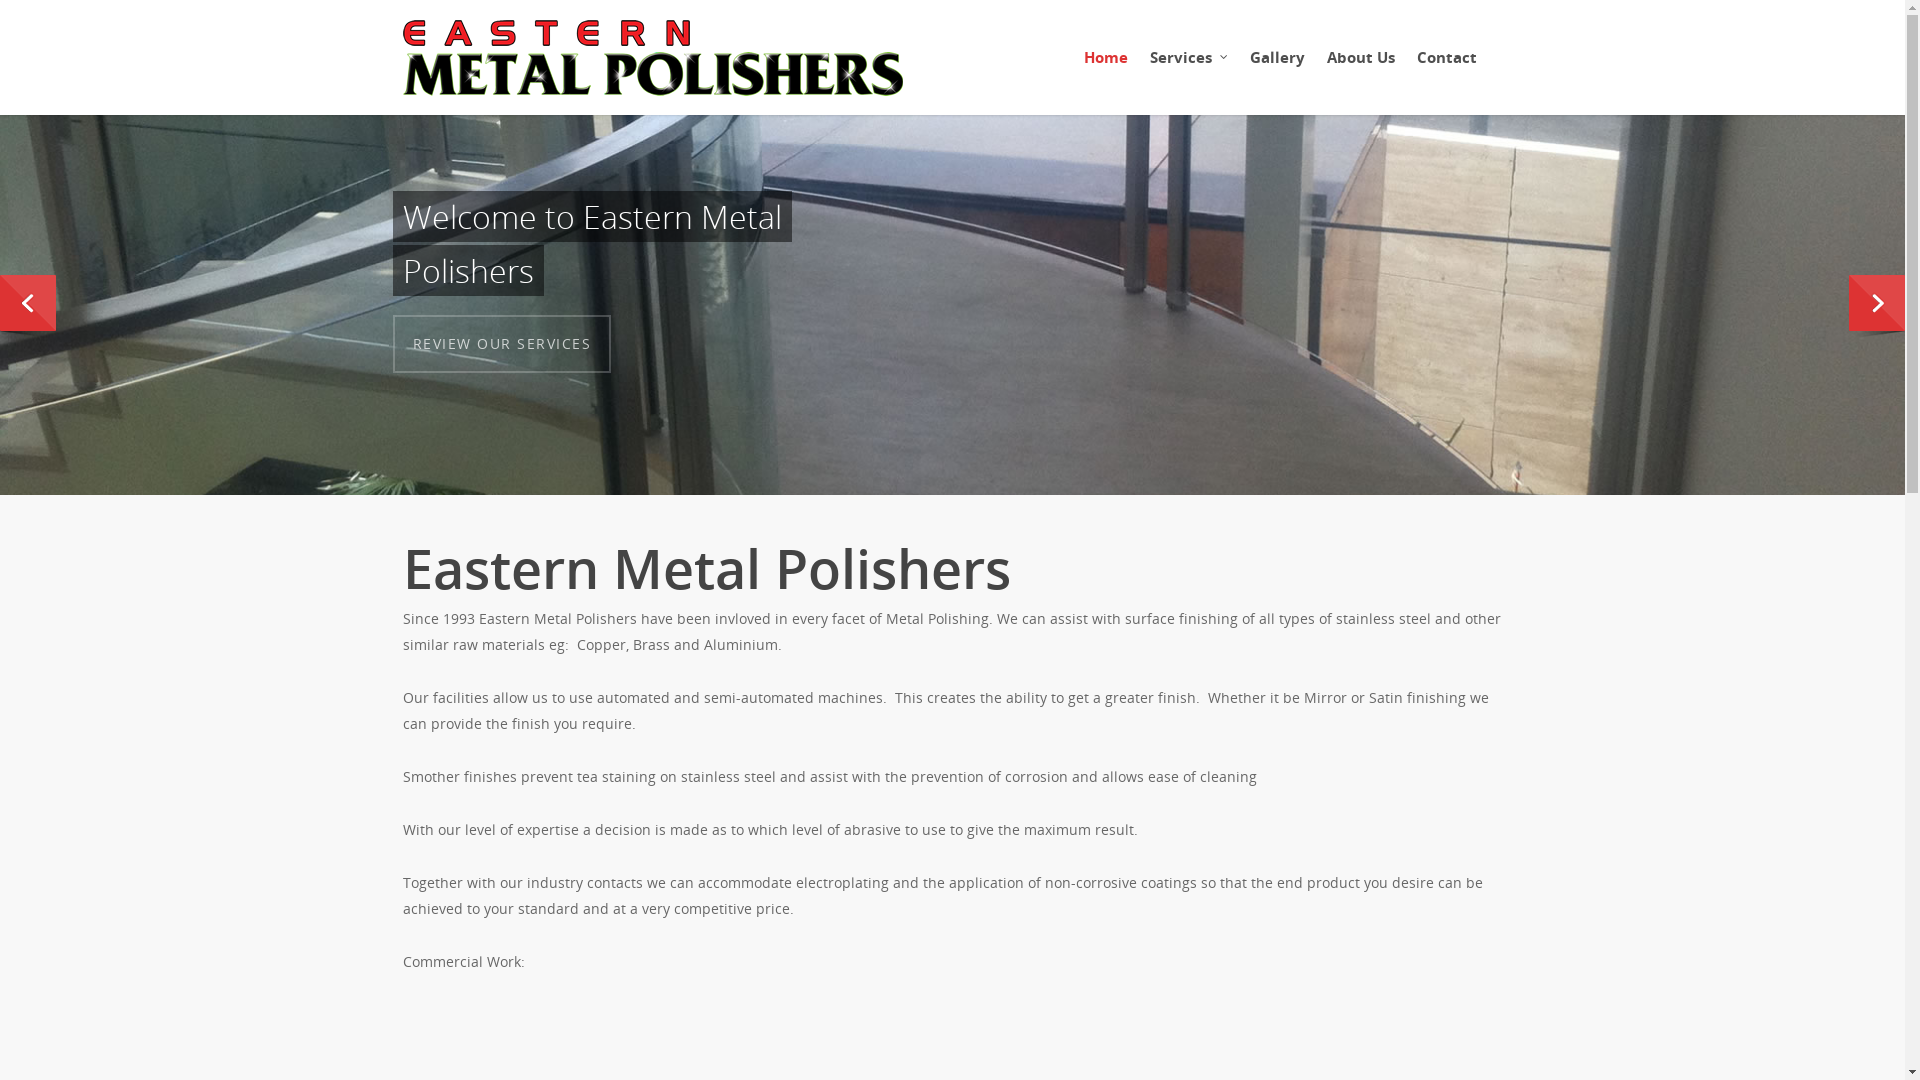 Image resolution: width=1920 pixels, height=1080 pixels. I want to click on 'Home', so click(1104, 66).